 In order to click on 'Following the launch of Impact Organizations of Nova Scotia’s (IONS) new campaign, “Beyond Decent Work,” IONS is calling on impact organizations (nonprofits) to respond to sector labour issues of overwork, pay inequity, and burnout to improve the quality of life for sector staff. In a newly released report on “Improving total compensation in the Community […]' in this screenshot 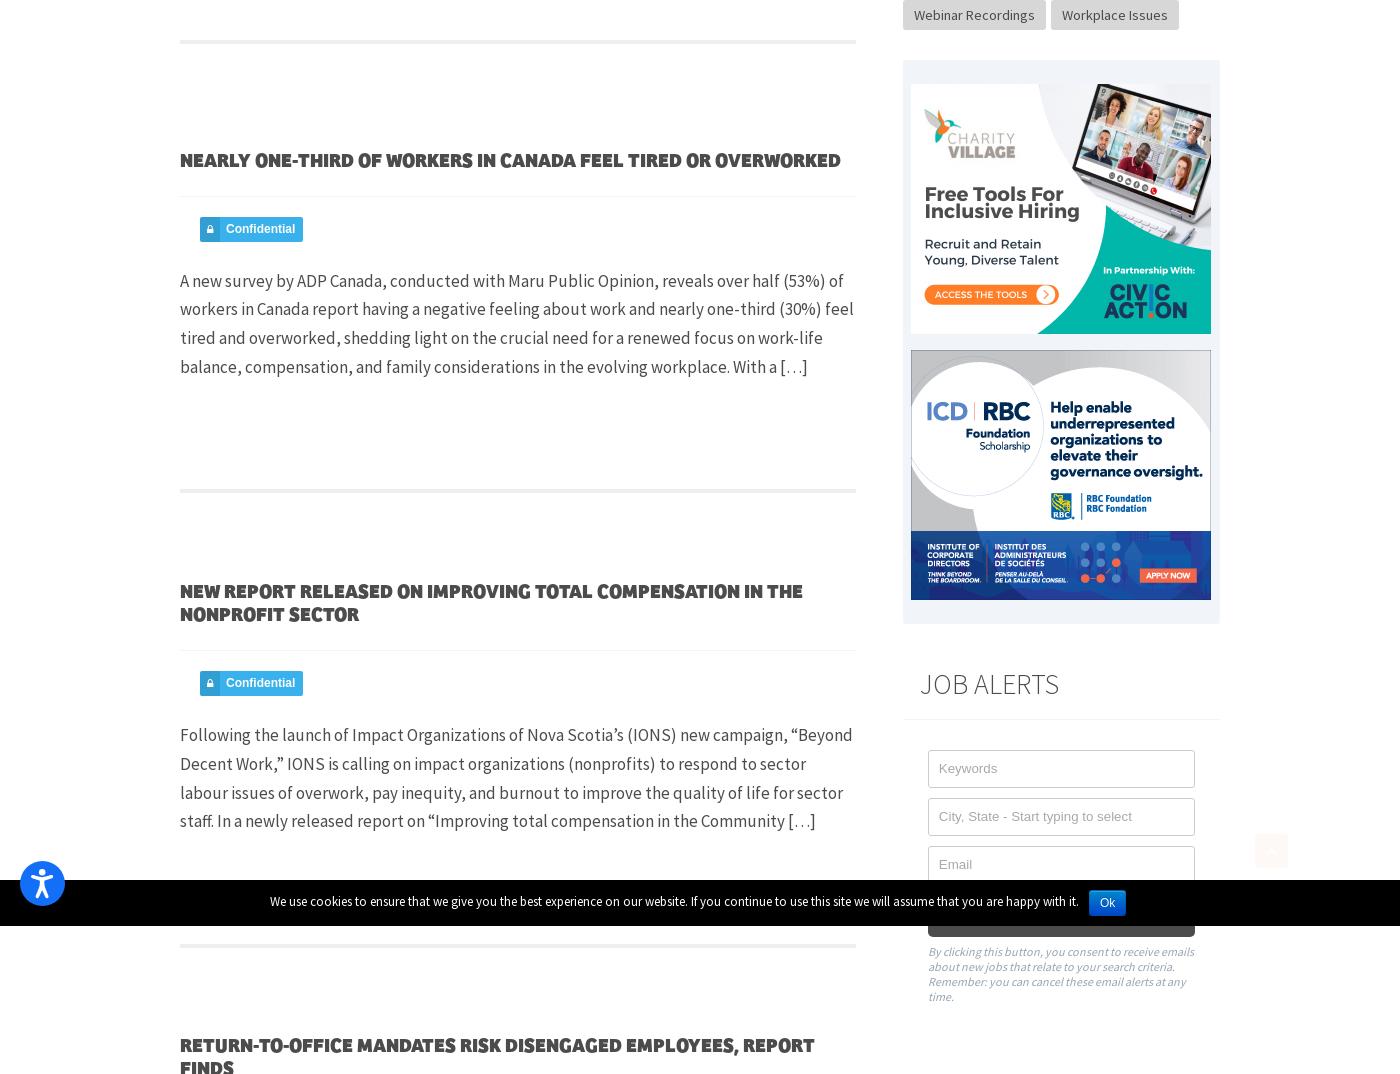, I will do `click(516, 776)`.